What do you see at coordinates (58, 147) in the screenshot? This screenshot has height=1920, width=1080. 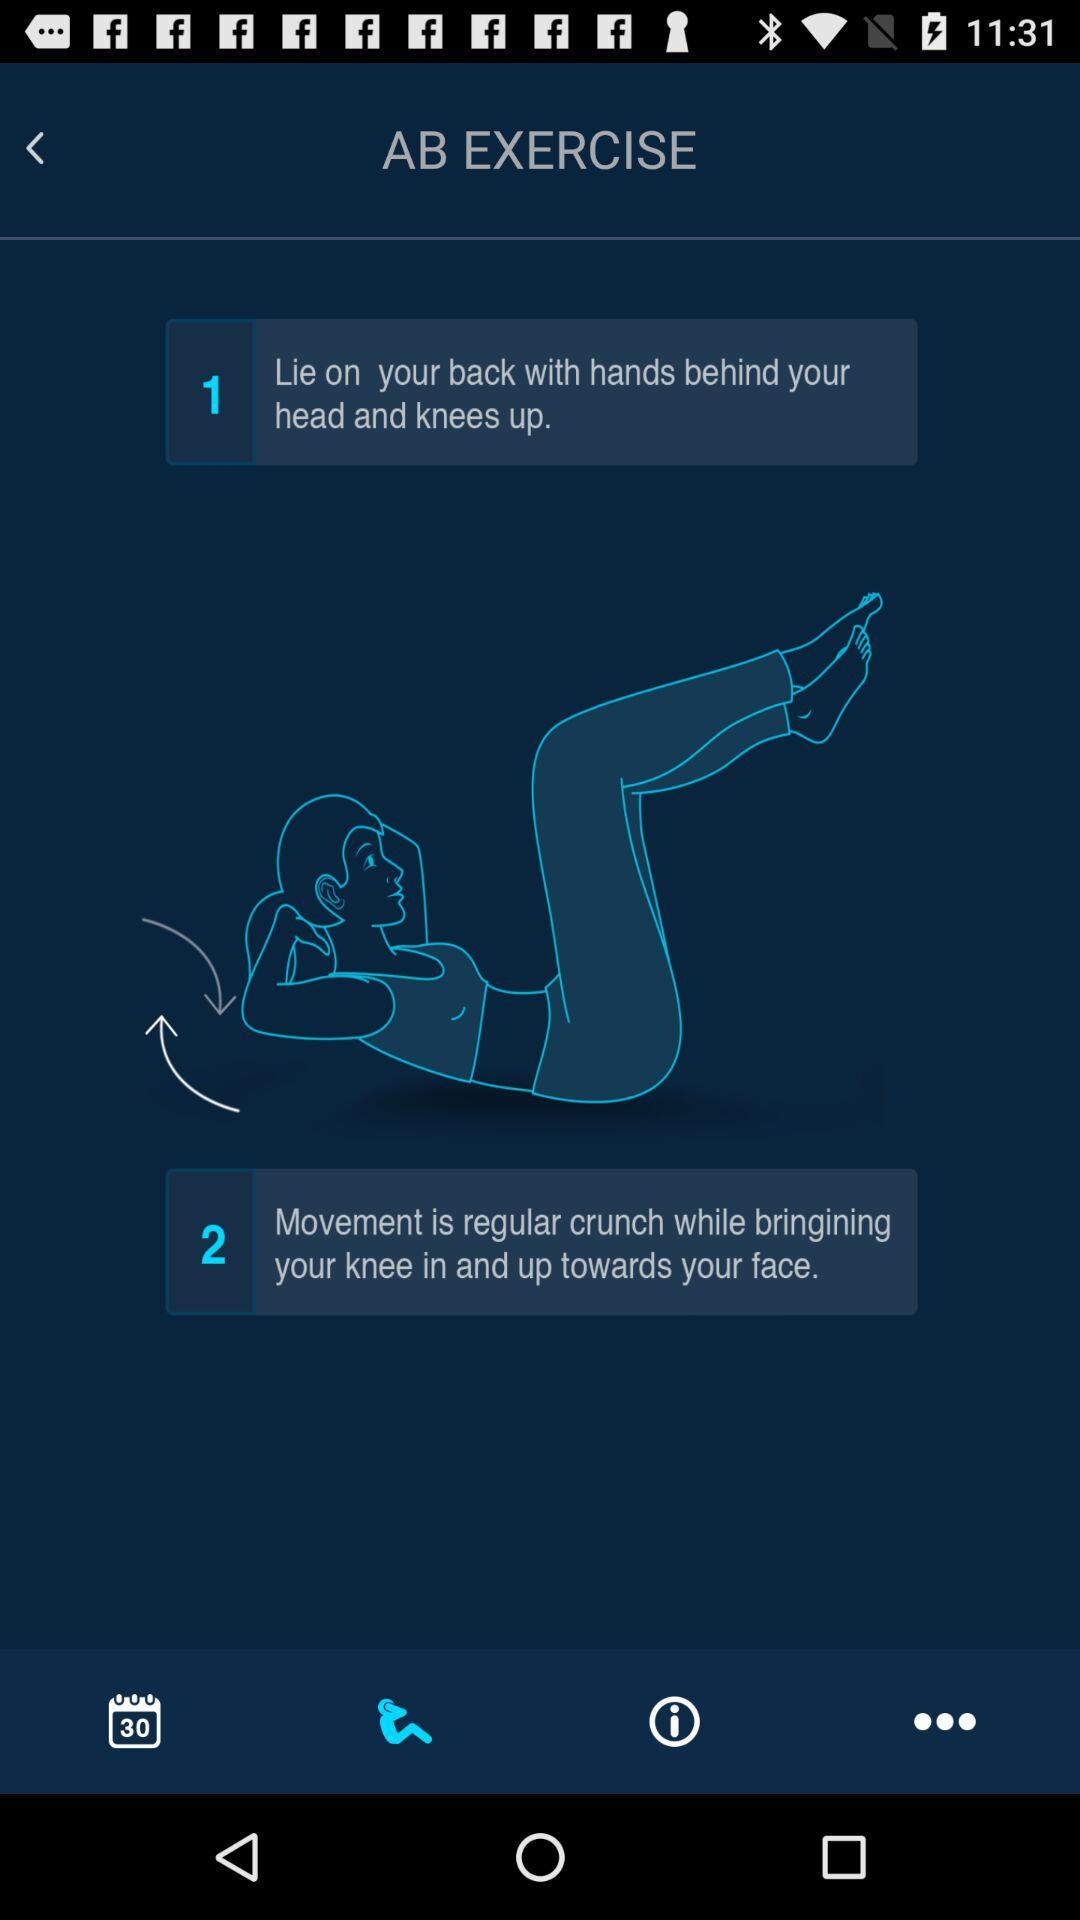 I see `previous` at bounding box center [58, 147].